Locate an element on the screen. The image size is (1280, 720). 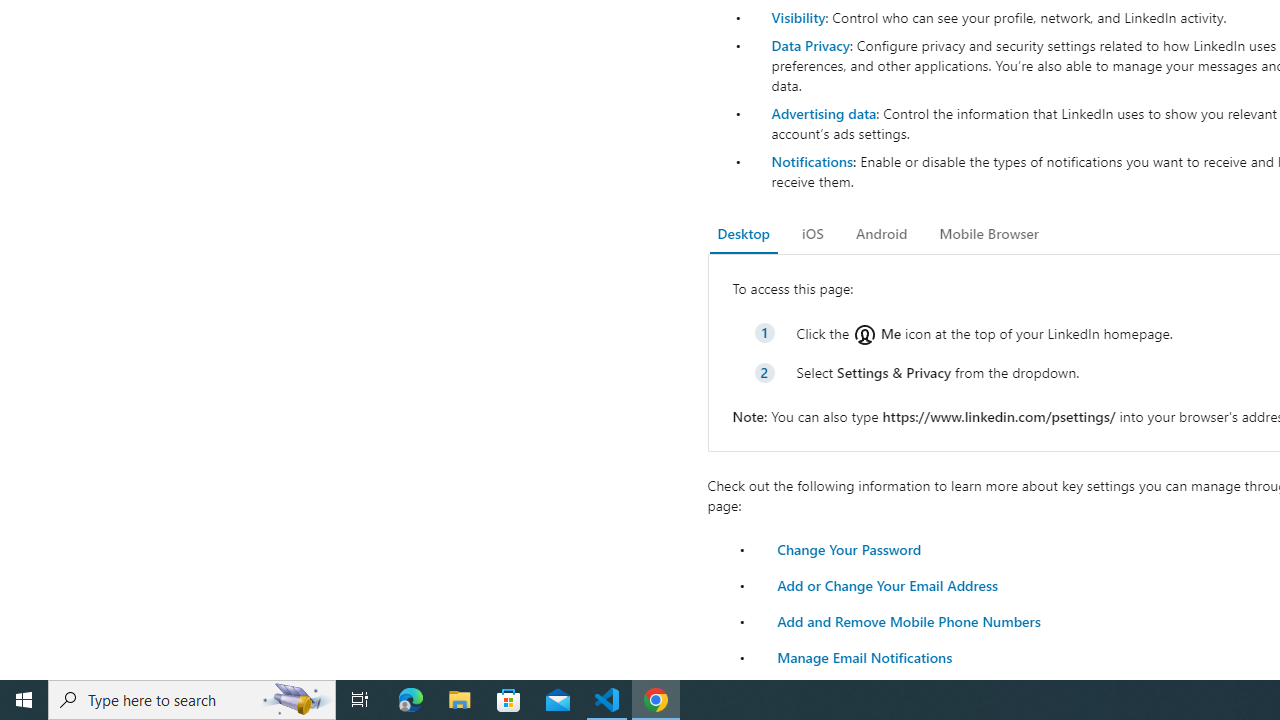
'Android' is located at coordinates (880, 233).